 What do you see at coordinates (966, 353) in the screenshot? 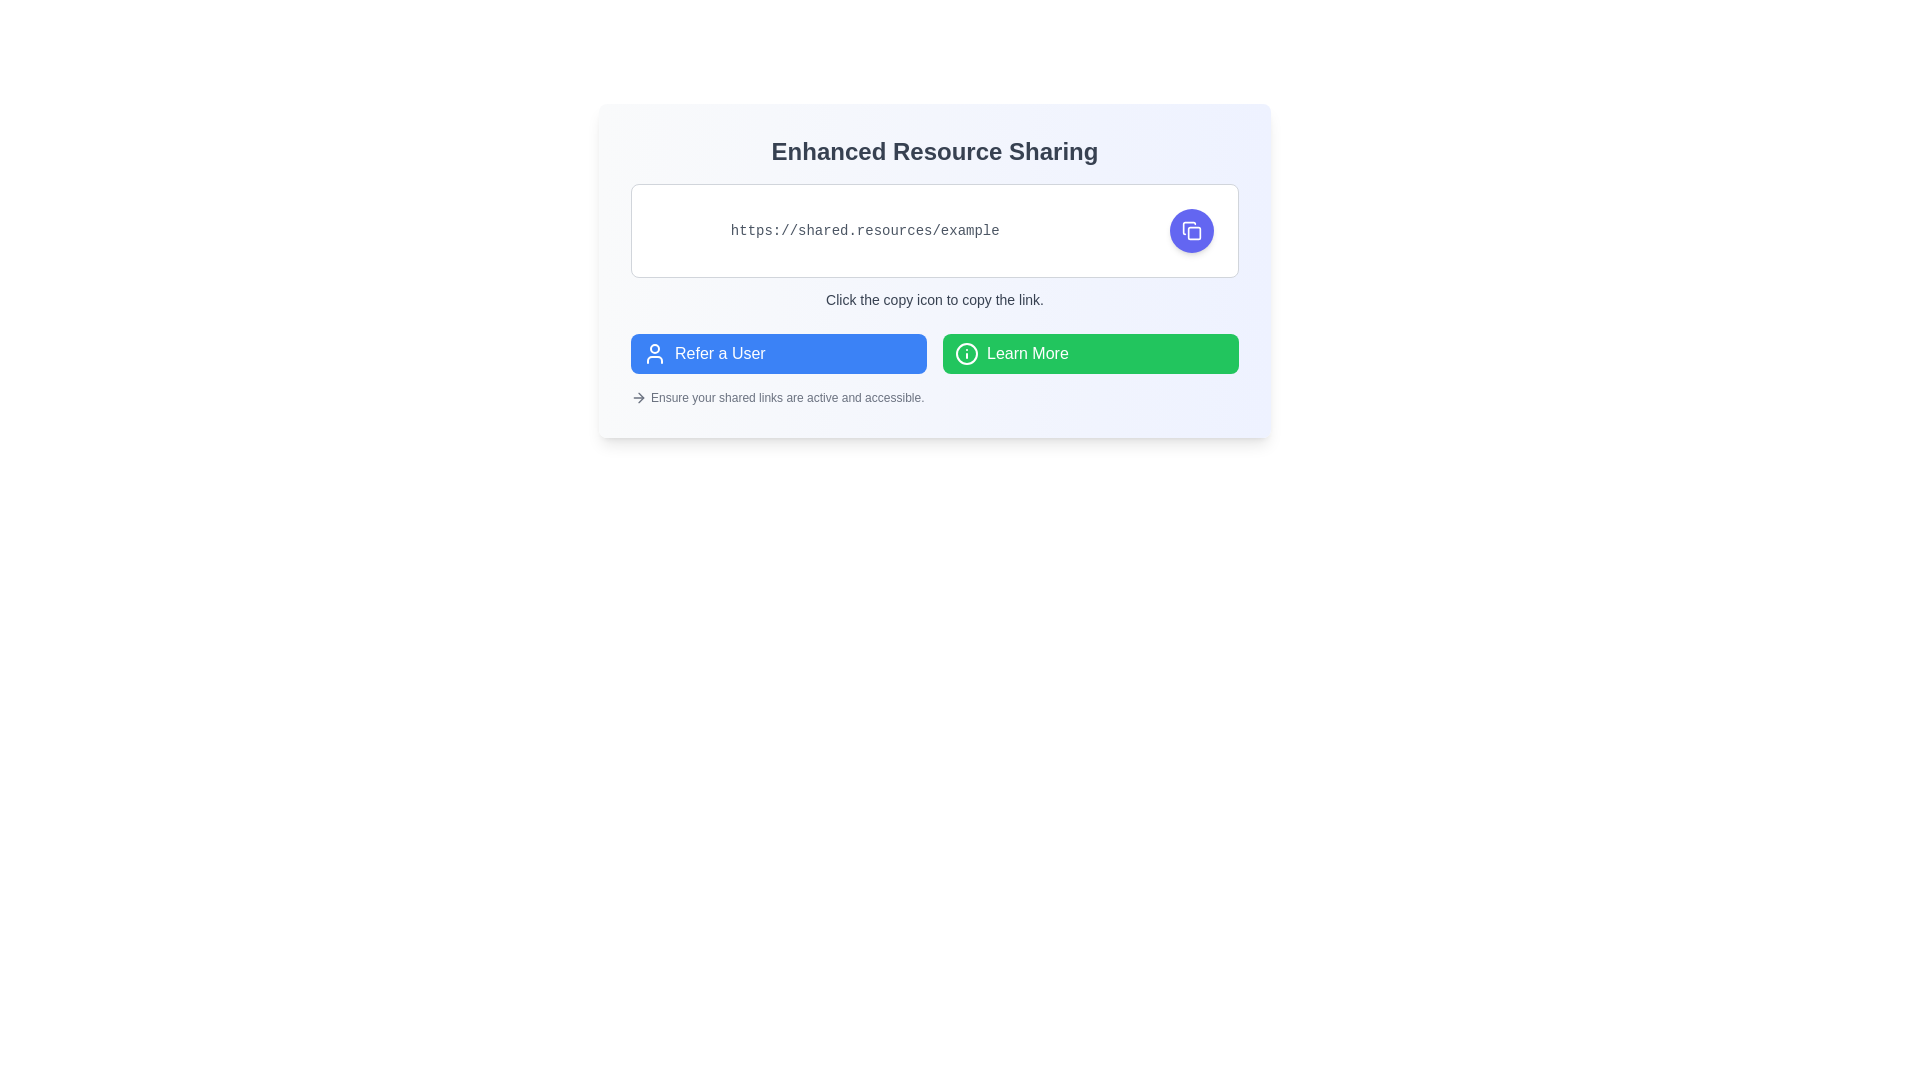
I see `the circular shape within the SVG group that represents part of the information icon, located near the right-hand side of the green 'Learn More' button` at bounding box center [966, 353].